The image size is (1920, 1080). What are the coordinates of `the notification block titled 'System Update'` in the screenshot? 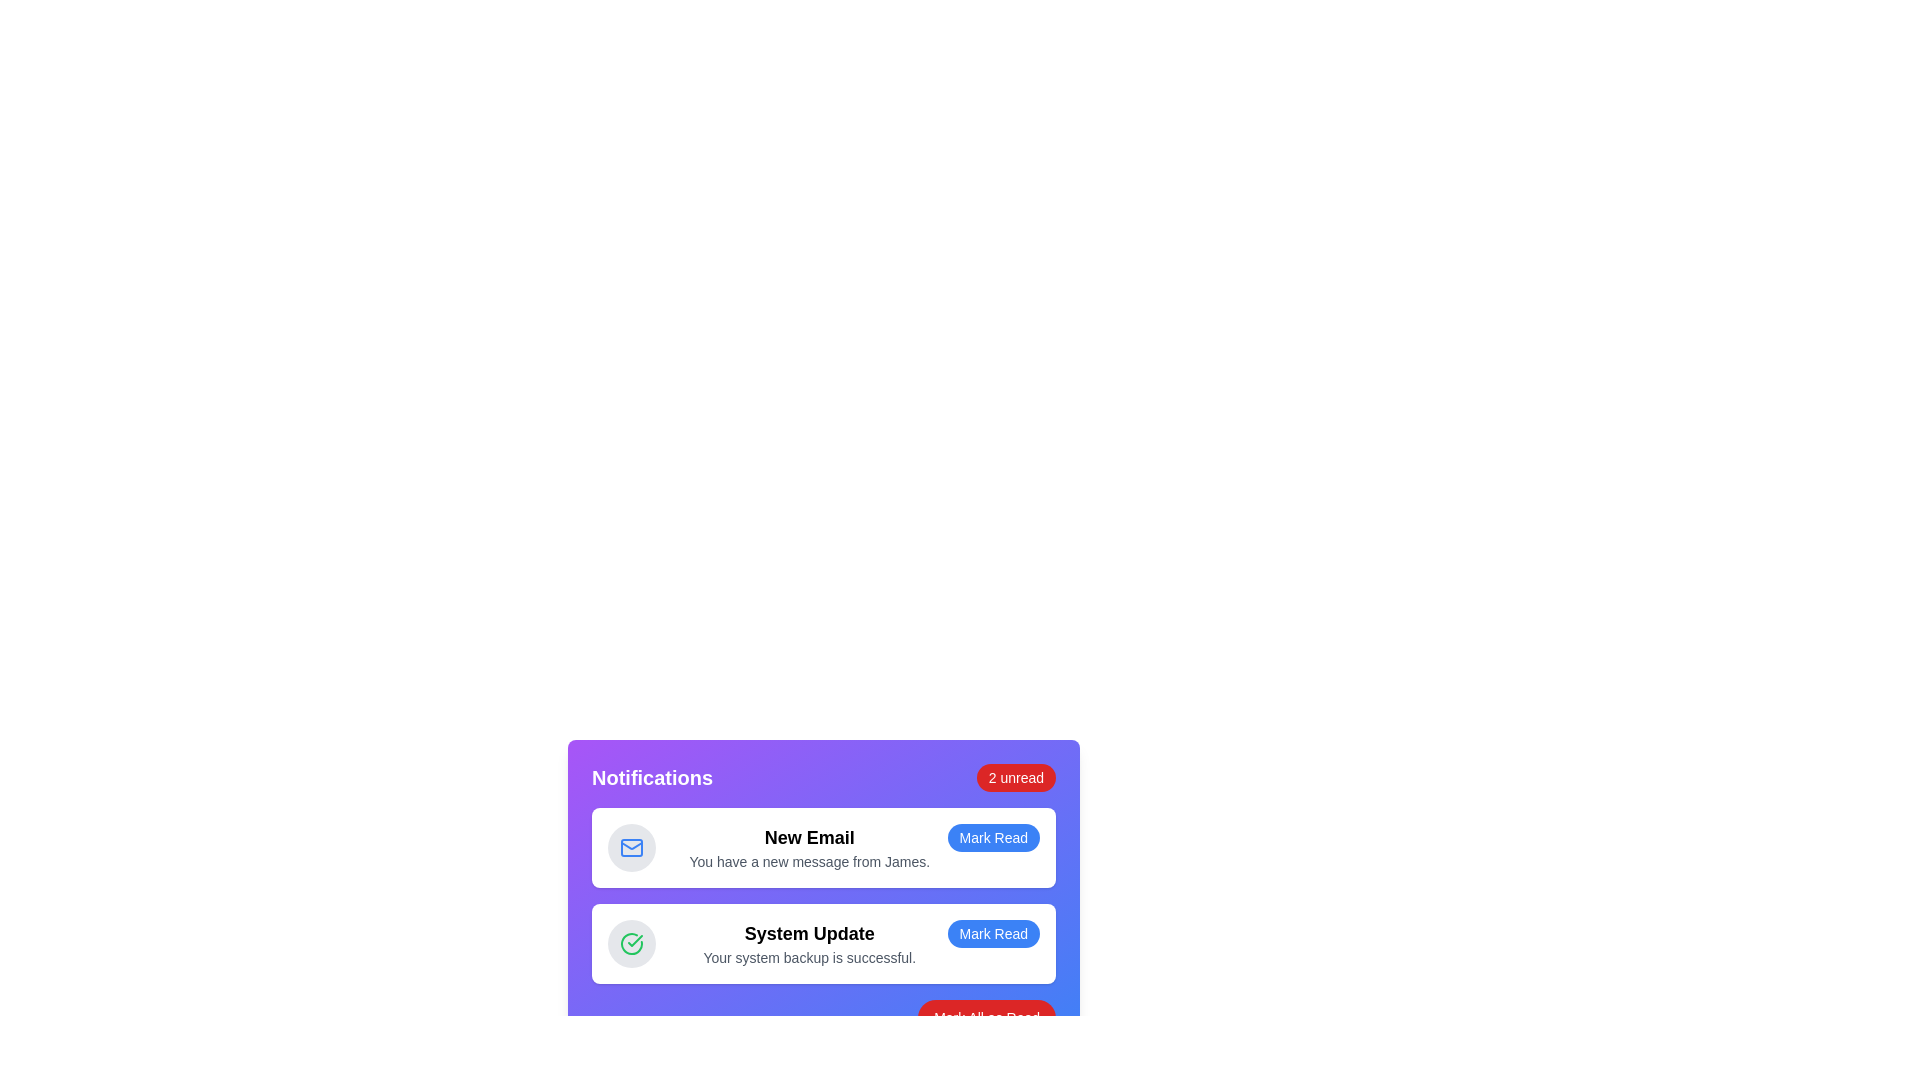 It's located at (824, 944).